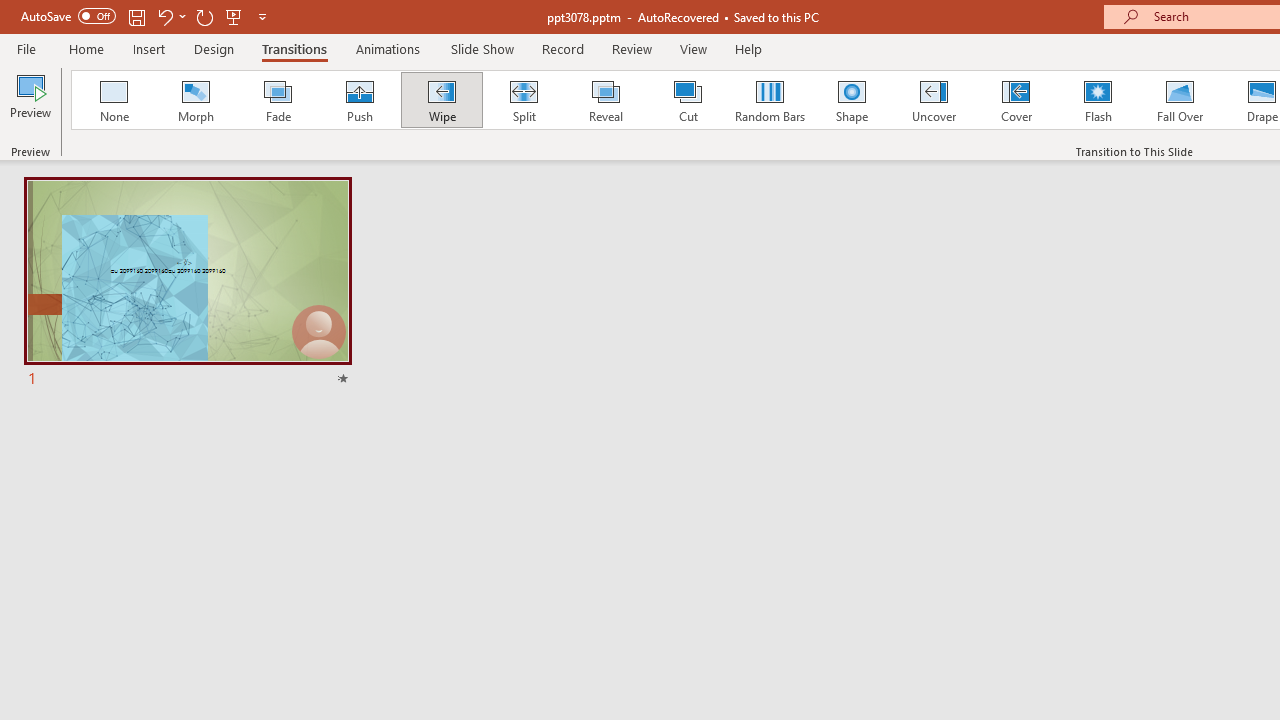  What do you see at coordinates (30, 103) in the screenshot?
I see `'Preview'` at bounding box center [30, 103].